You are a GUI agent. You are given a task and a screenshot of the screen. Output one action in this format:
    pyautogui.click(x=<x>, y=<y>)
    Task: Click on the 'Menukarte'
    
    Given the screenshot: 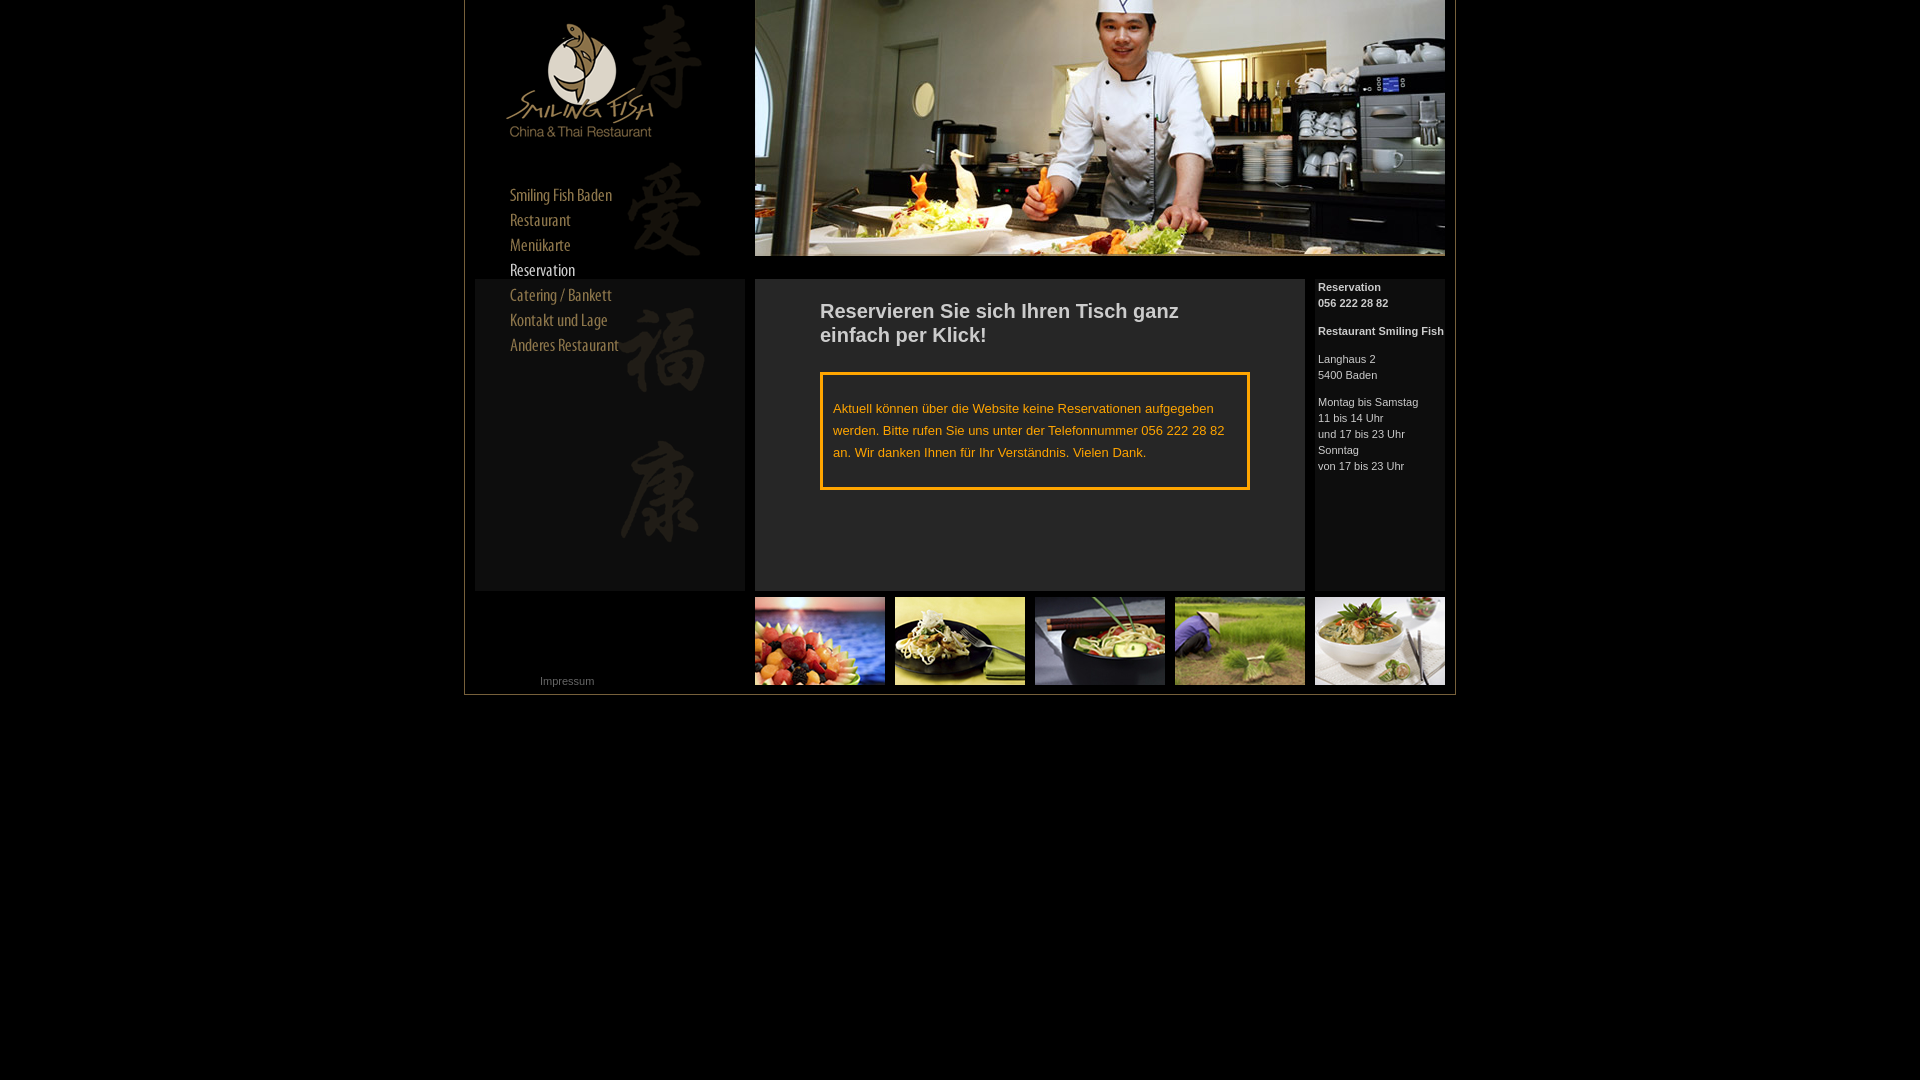 What is the action you would take?
    pyautogui.click(x=579, y=245)
    